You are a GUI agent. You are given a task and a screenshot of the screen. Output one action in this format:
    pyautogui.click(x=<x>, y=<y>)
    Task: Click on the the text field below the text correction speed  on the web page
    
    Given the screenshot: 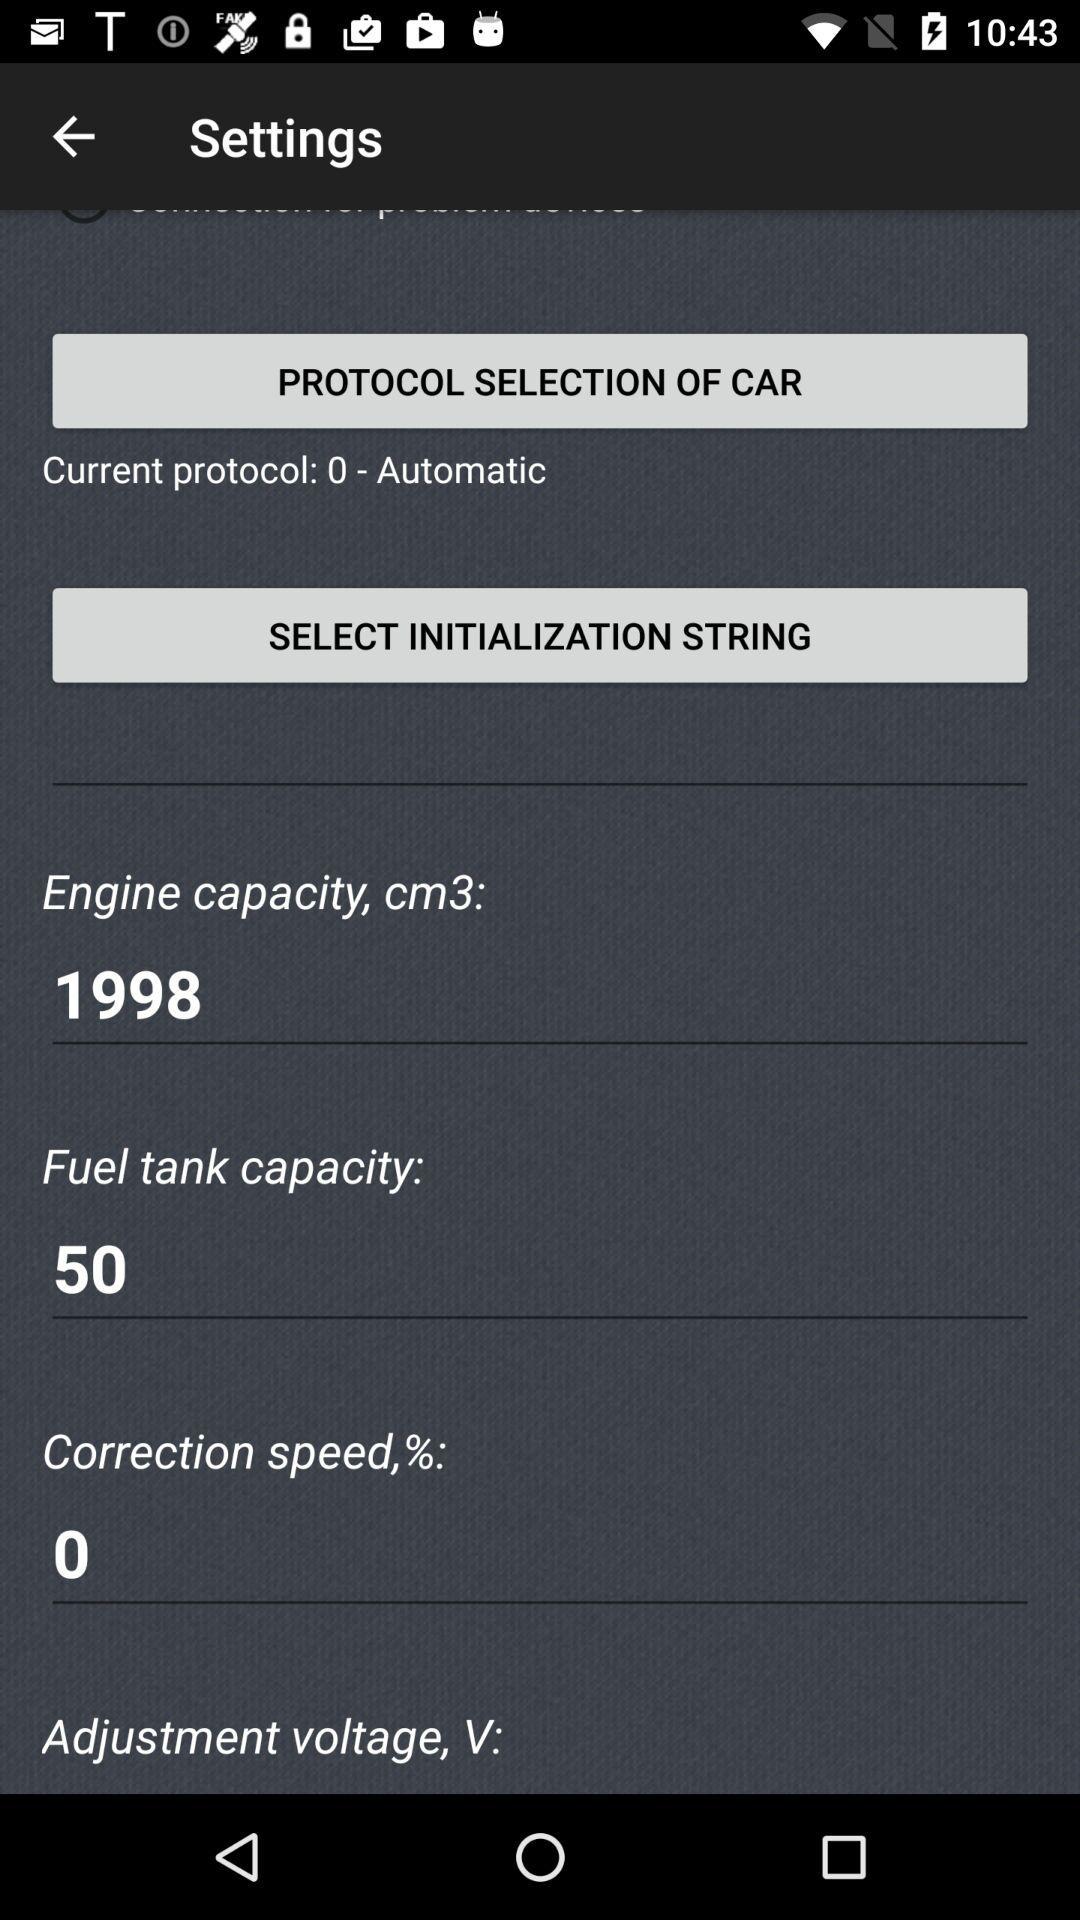 What is the action you would take?
    pyautogui.click(x=540, y=1552)
    